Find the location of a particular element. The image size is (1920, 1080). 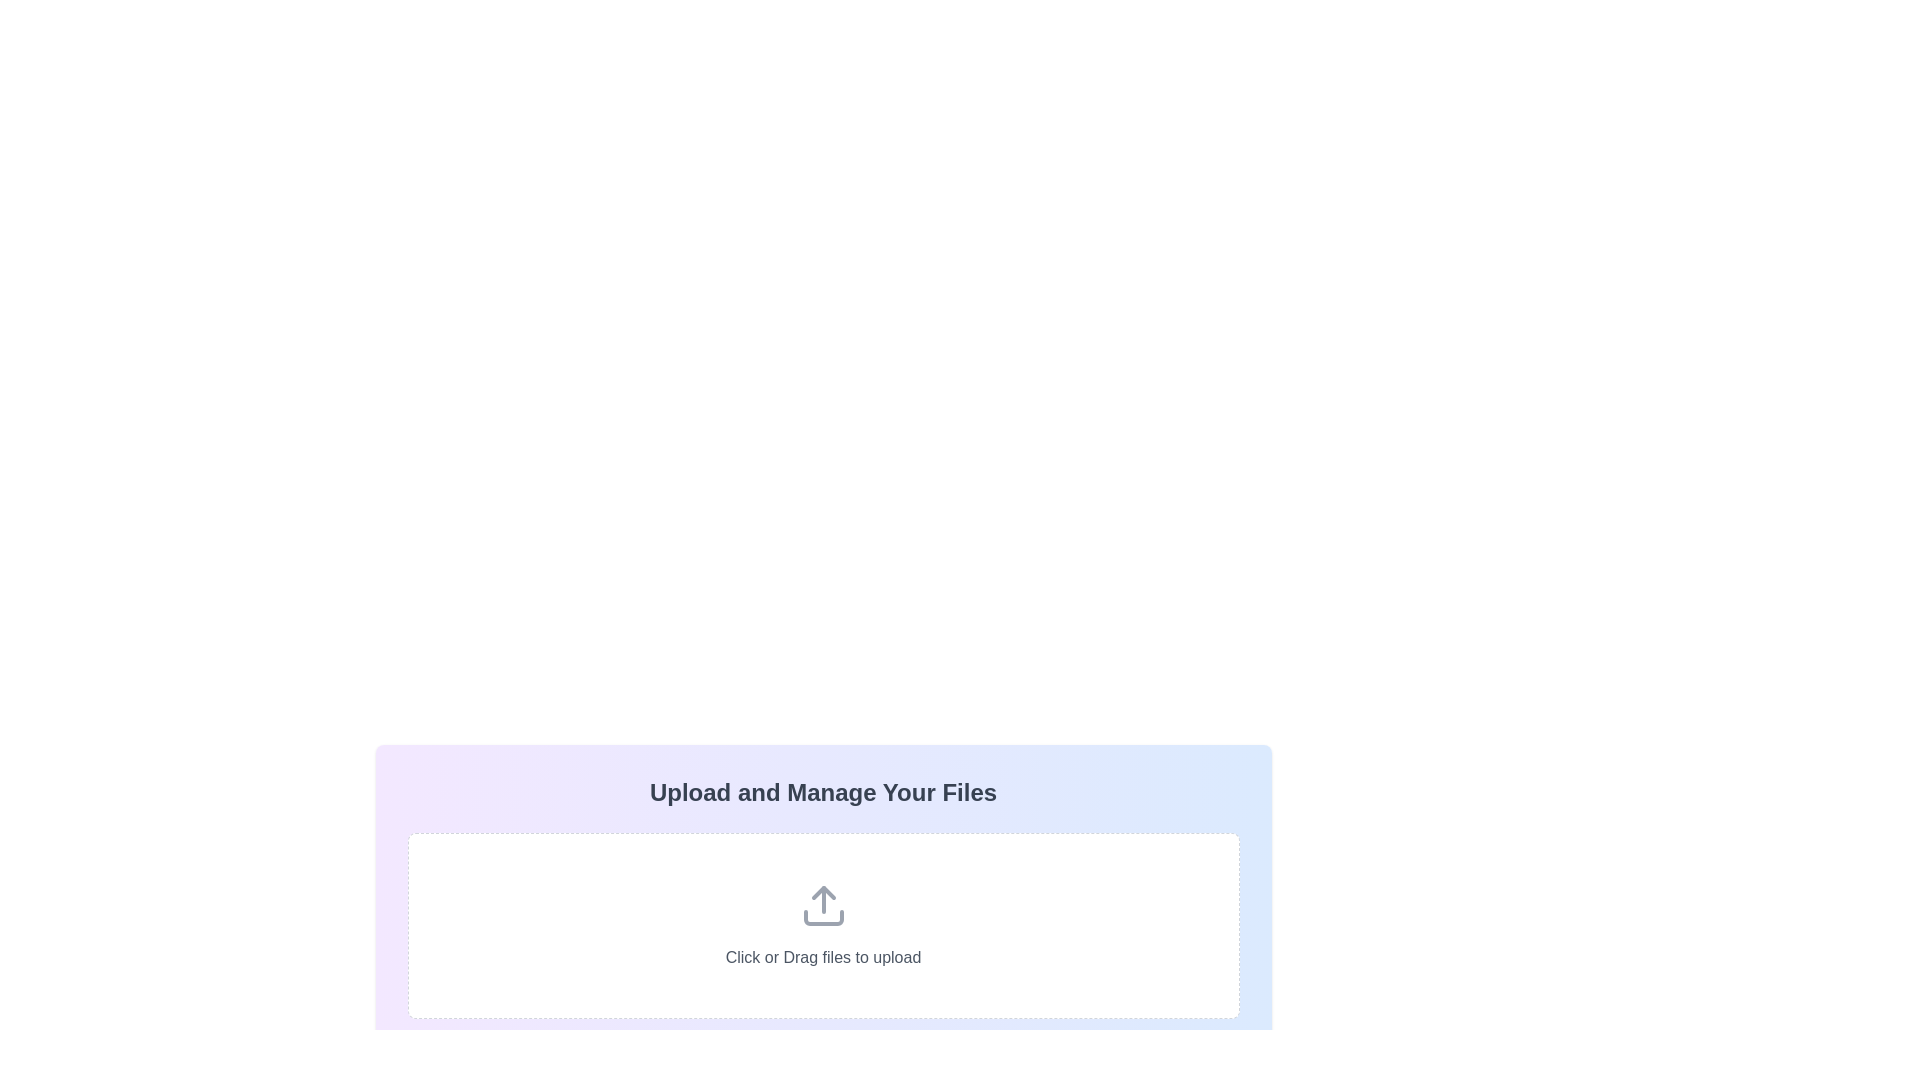

the upload icon represented by an SVG in the dashed-bordered box for file uploads located under the 'Upload and Manage Your Files' header is located at coordinates (823, 906).